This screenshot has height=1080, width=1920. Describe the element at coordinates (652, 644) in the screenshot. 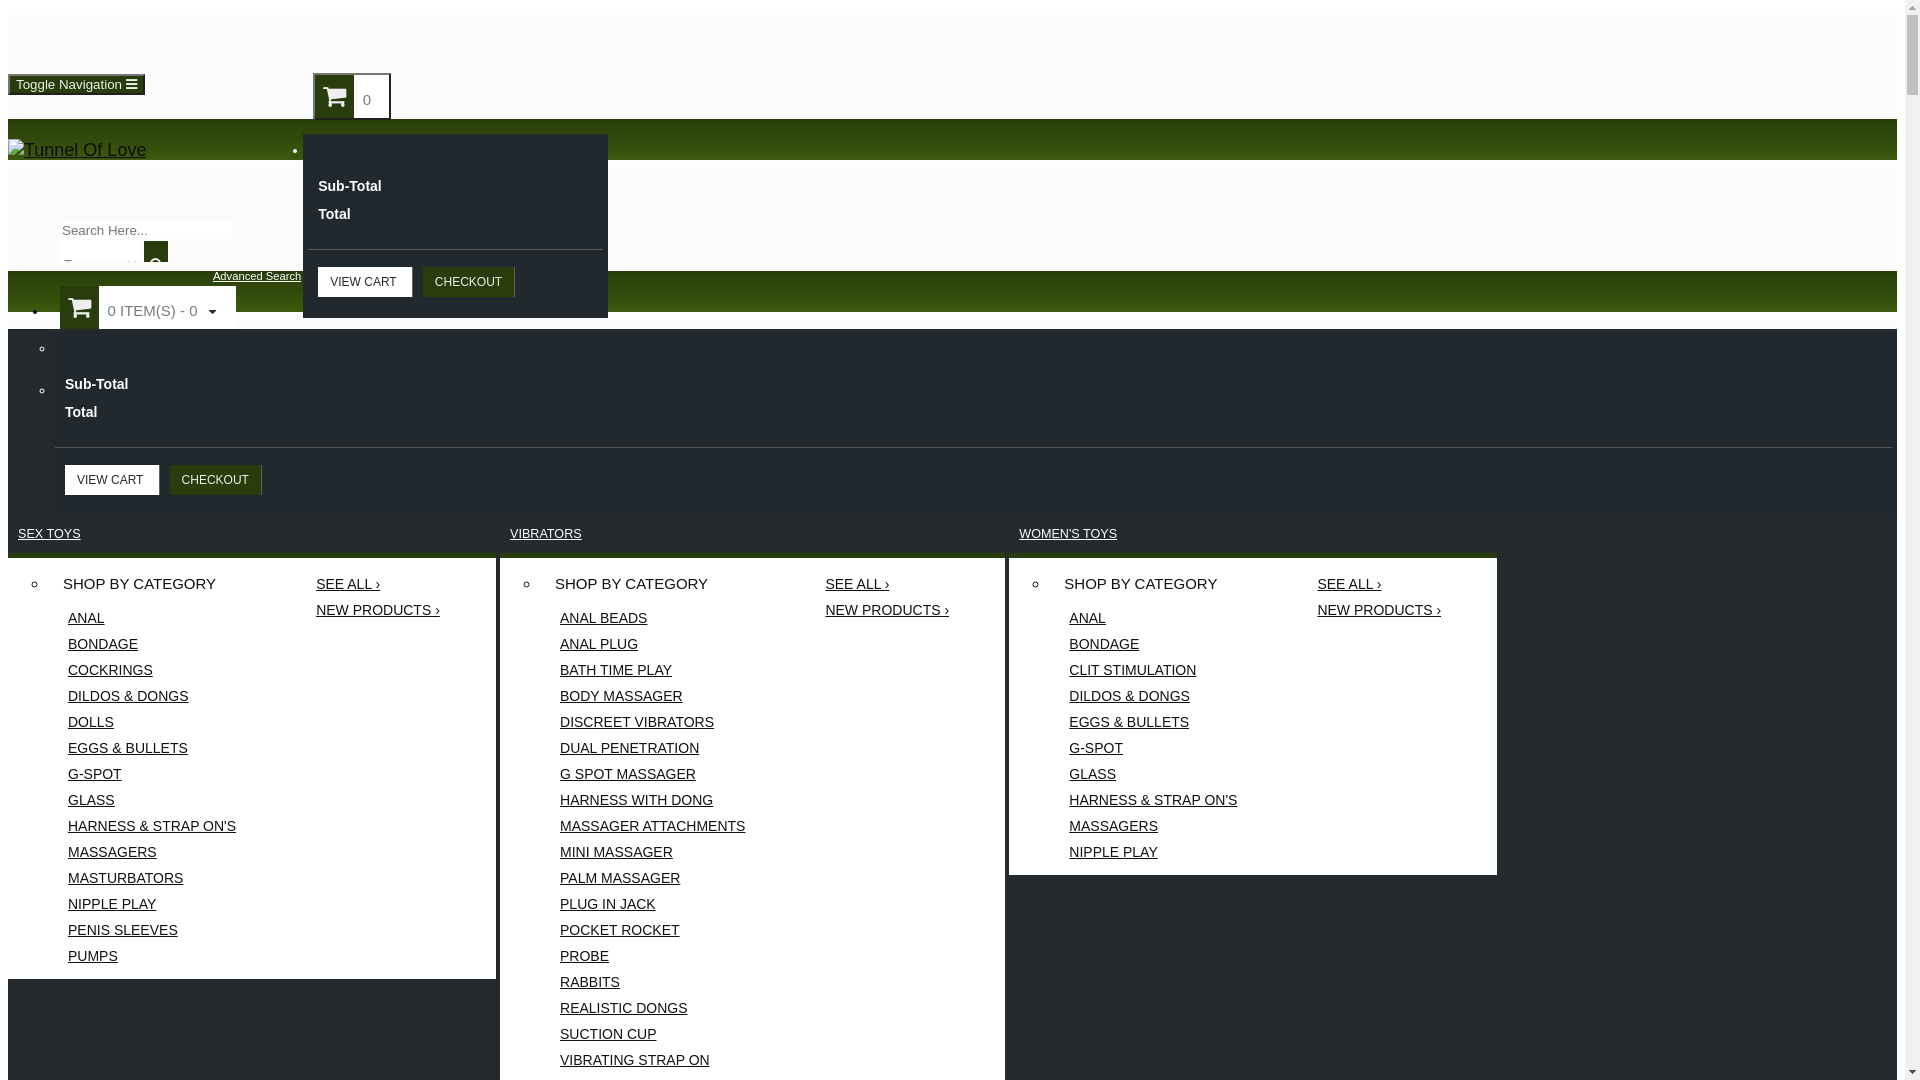

I see `'ANAL PLUG'` at that location.